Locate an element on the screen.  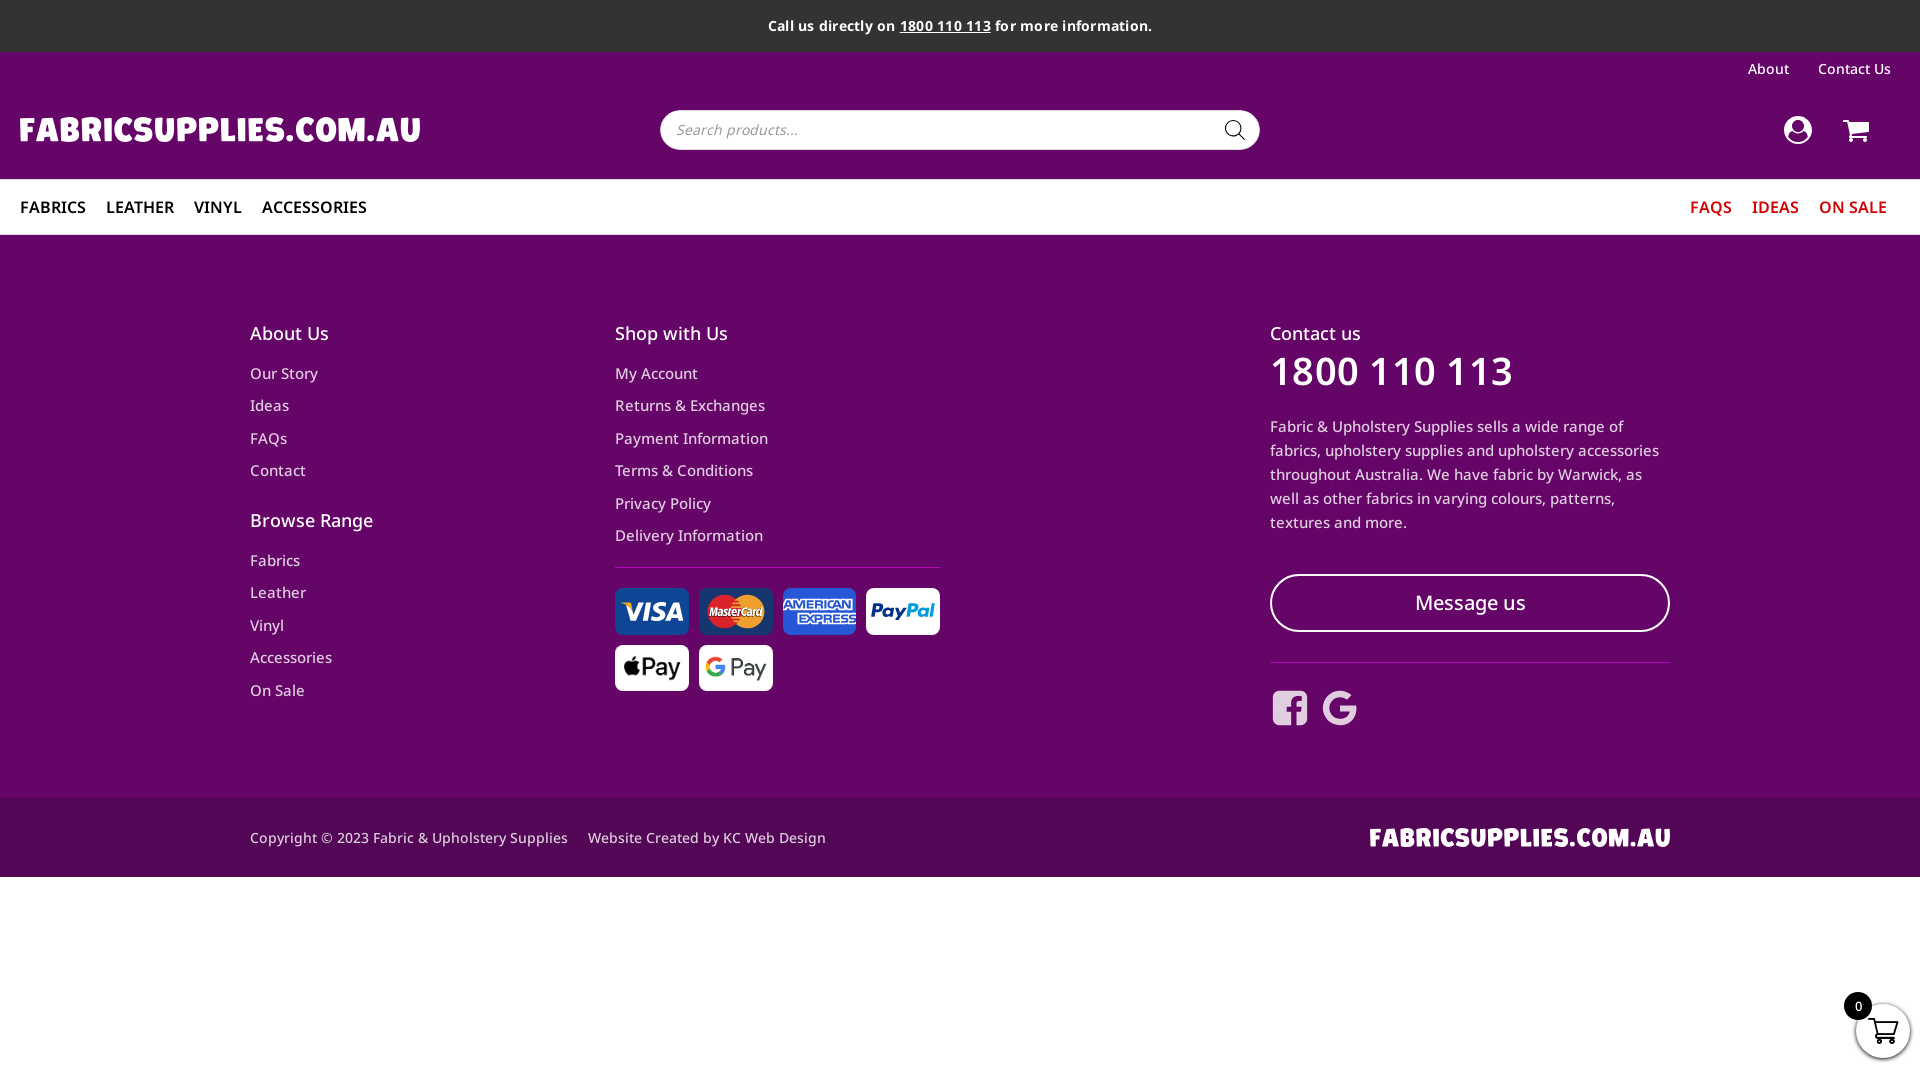
'LEATHER' is located at coordinates (138, 207).